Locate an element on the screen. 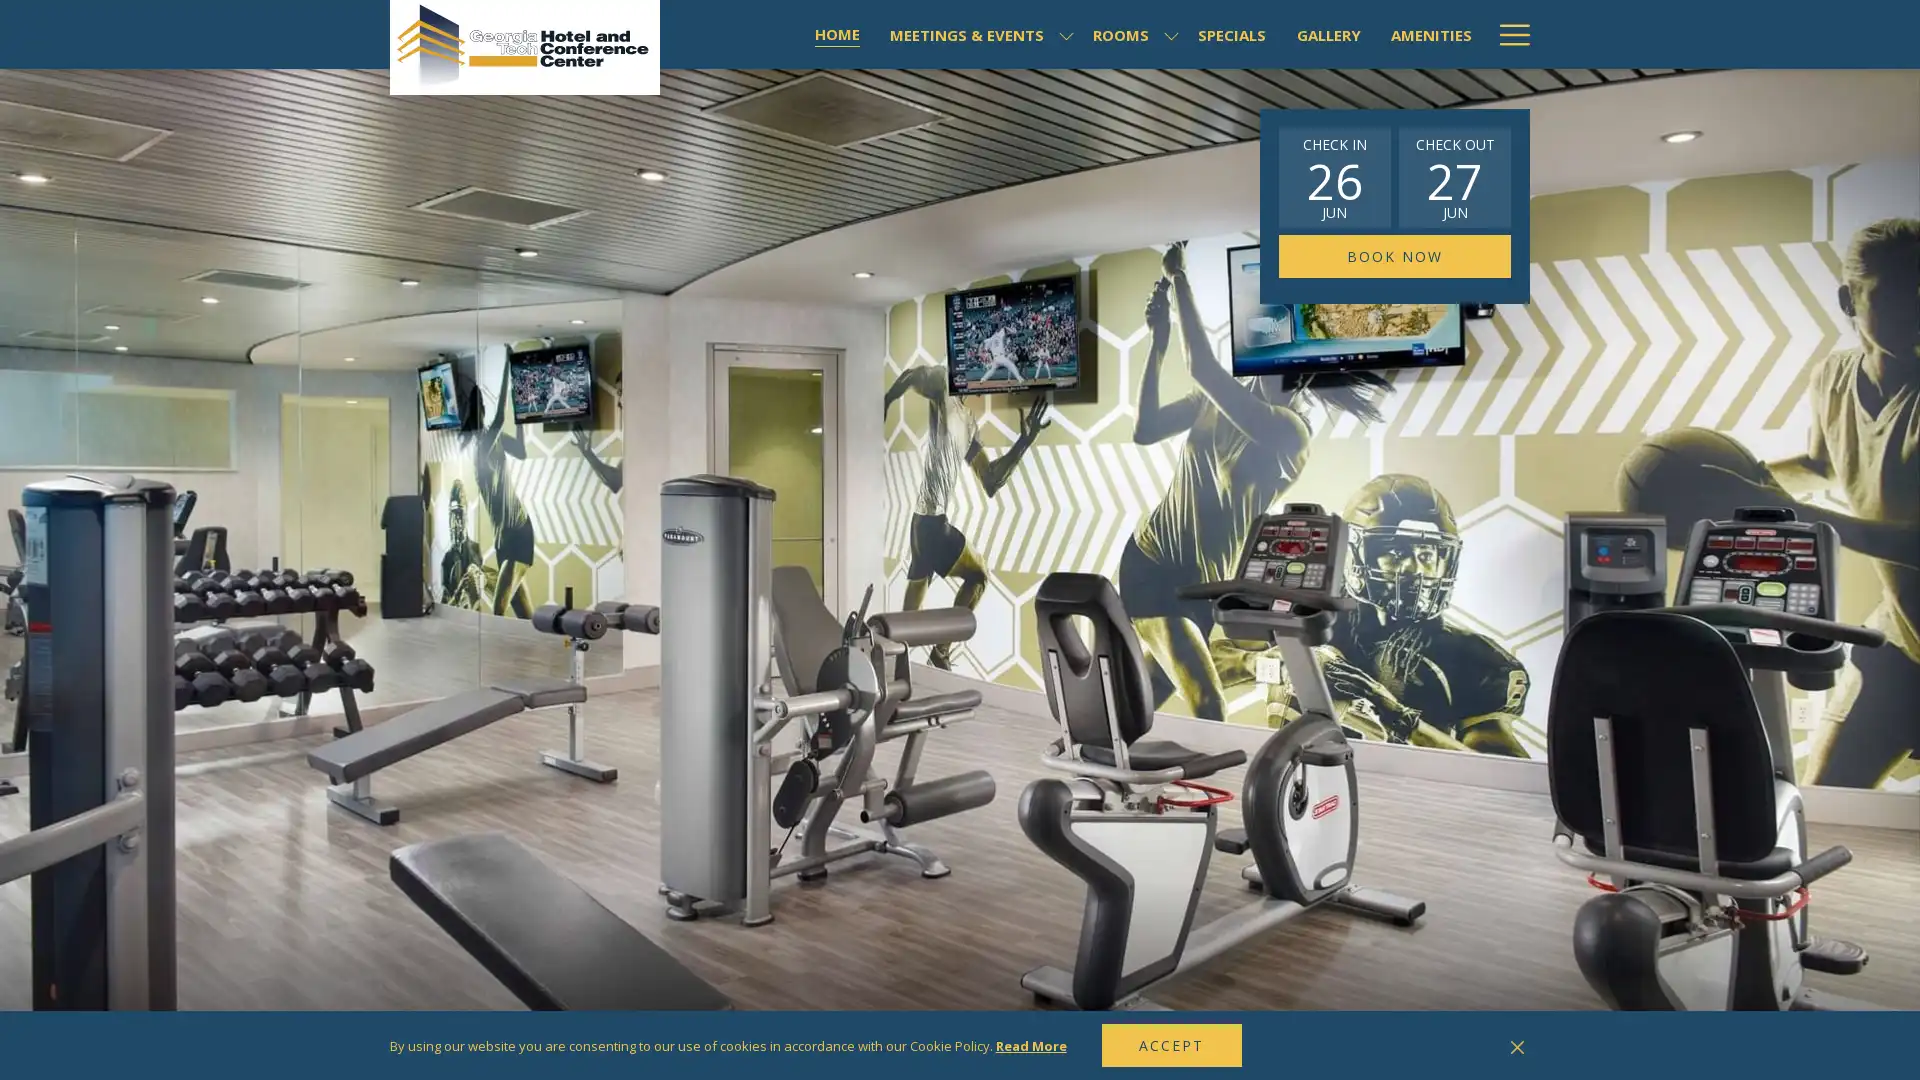 This screenshot has height=1080, width=1920. Dismiss cookie policy is located at coordinates (1517, 1044).